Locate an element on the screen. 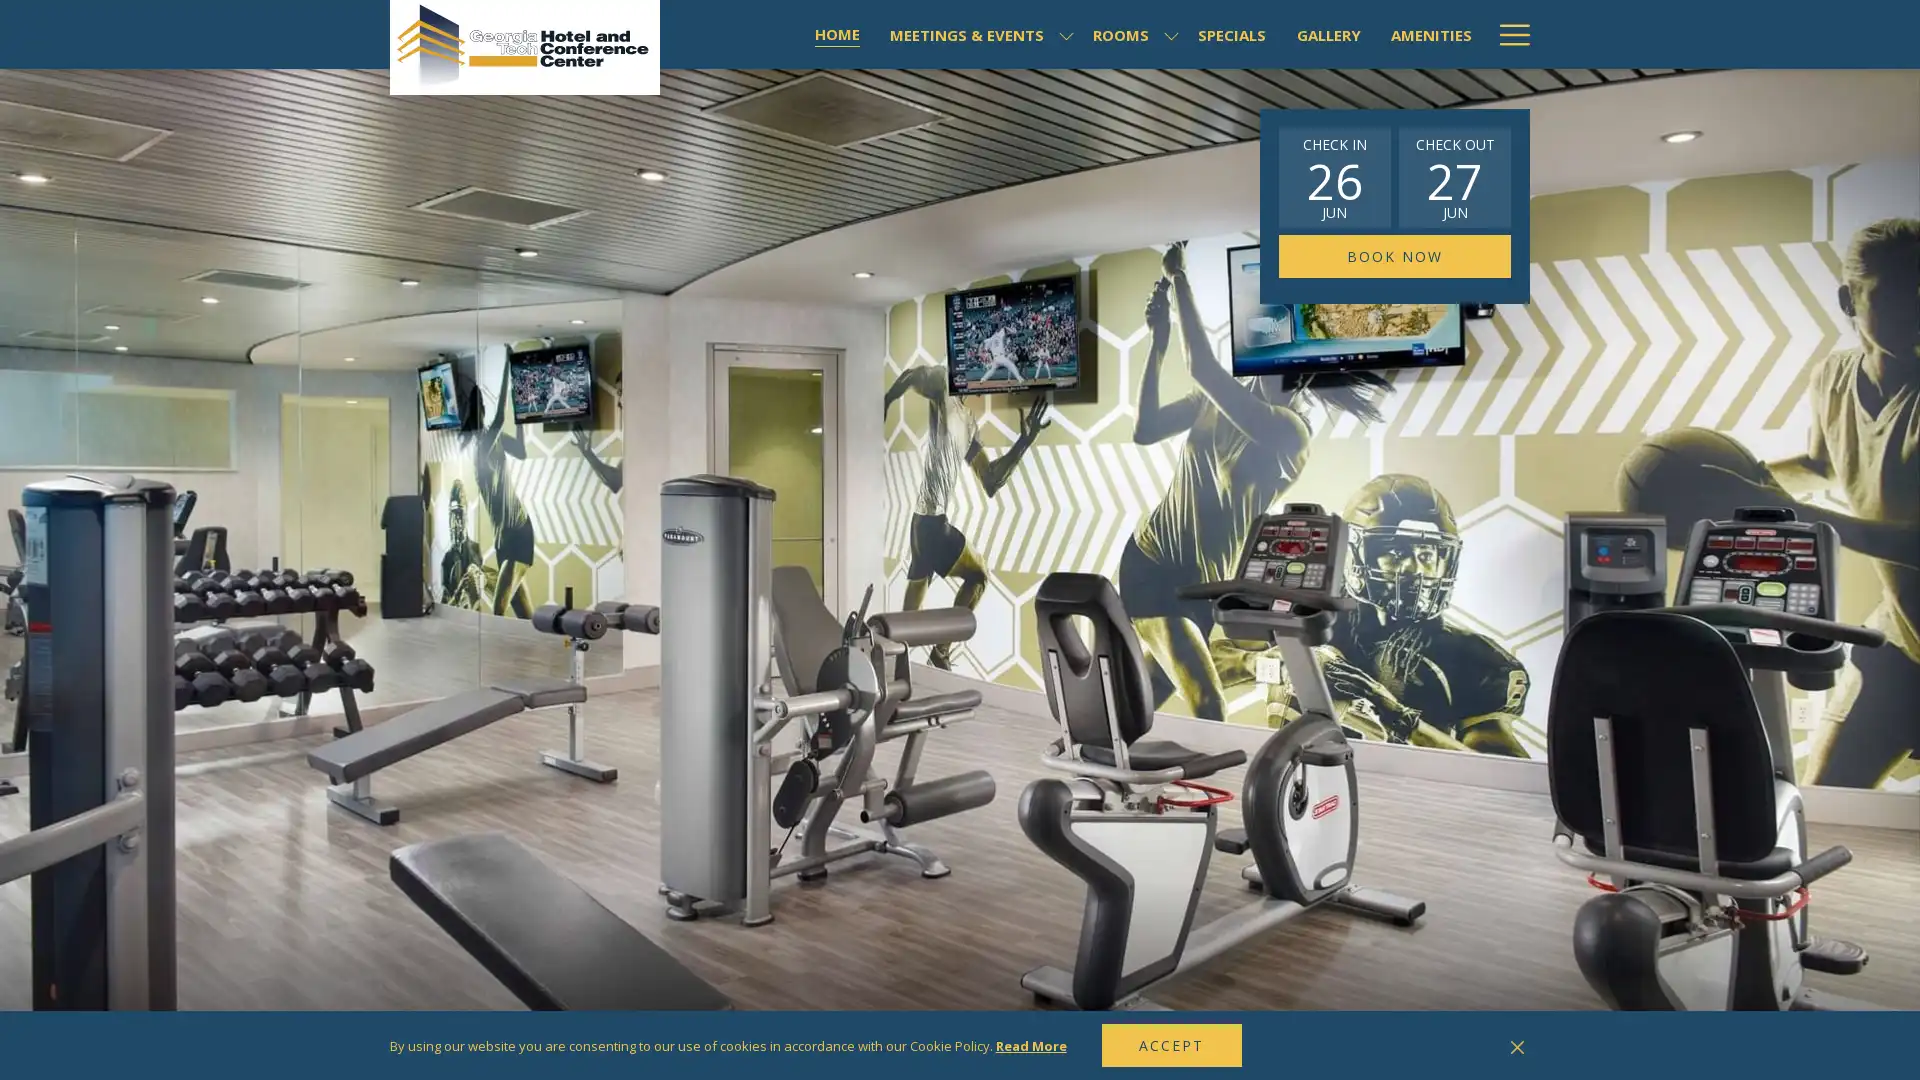 This screenshot has height=1080, width=1920. Dismiss cookie policy is located at coordinates (1517, 1044).